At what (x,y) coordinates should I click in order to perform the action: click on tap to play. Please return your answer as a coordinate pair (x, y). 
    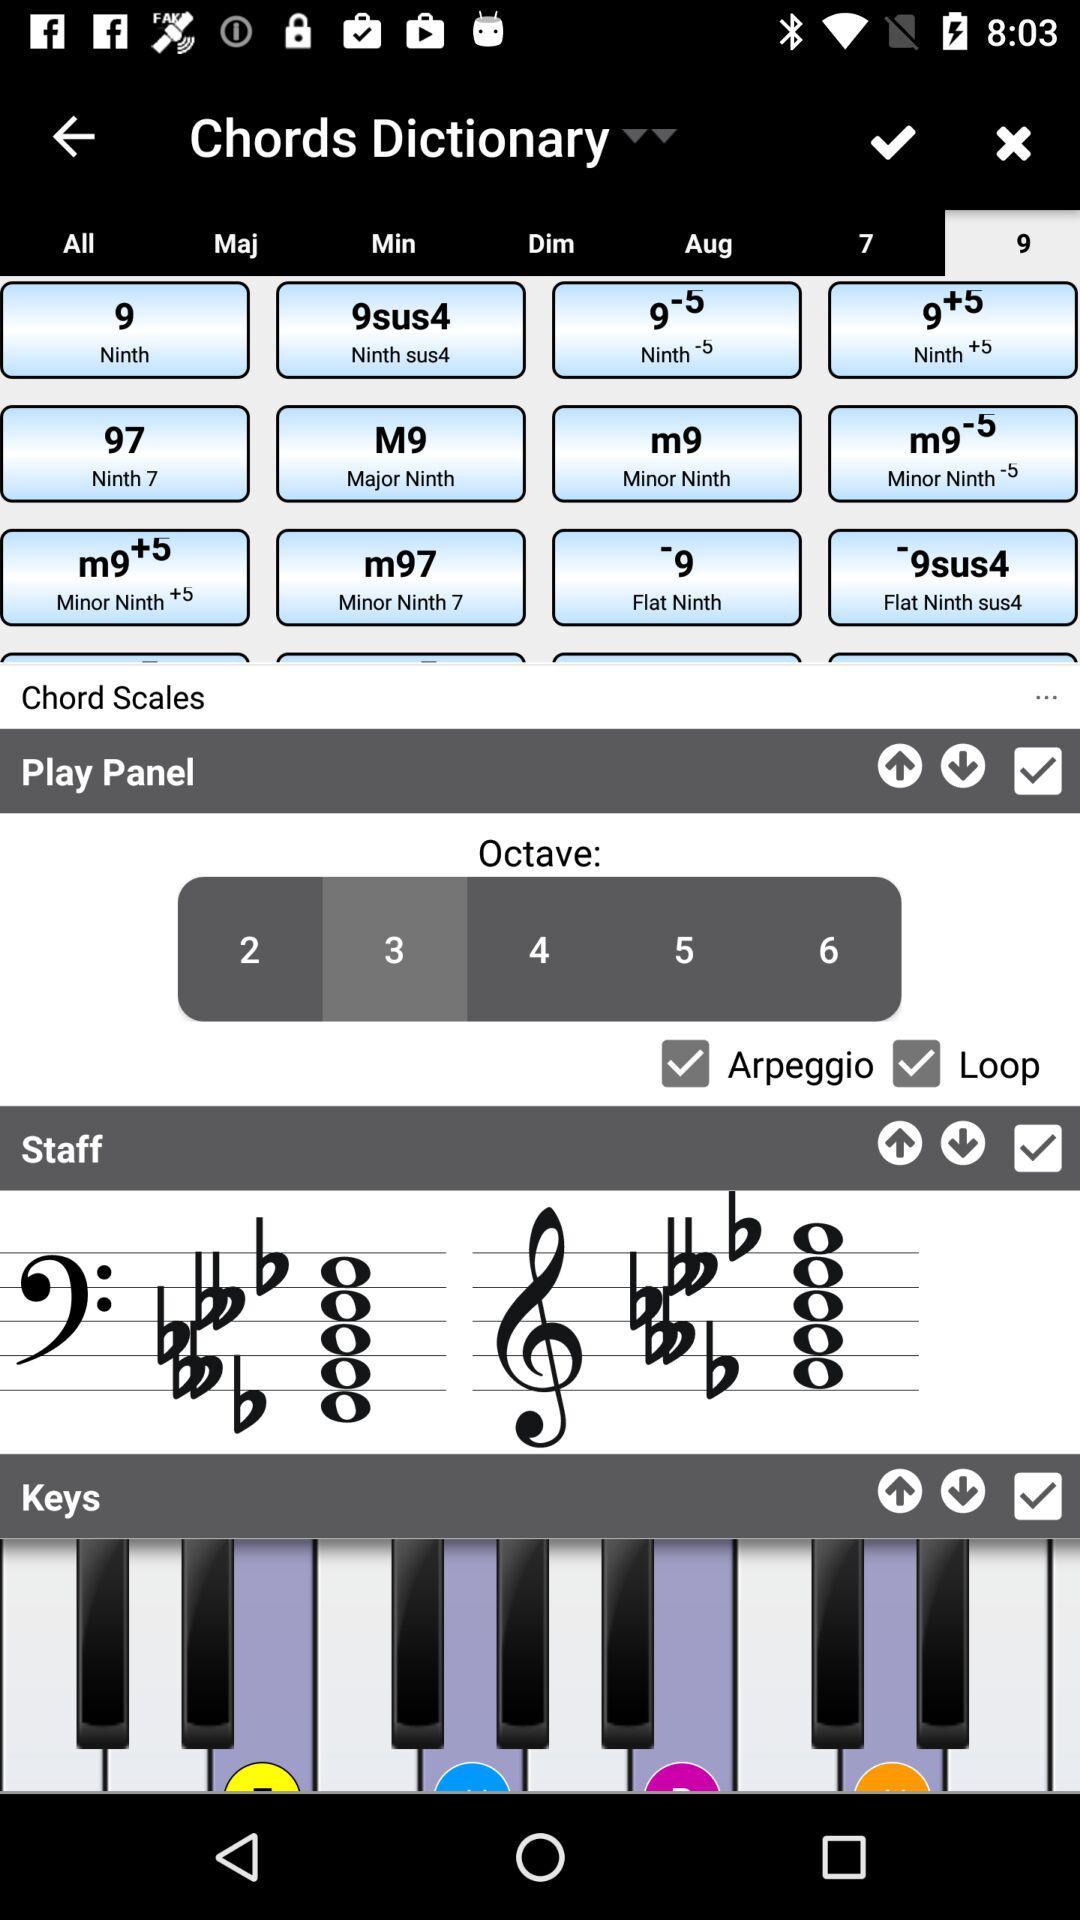
    Looking at the image, I should click on (367, 1665).